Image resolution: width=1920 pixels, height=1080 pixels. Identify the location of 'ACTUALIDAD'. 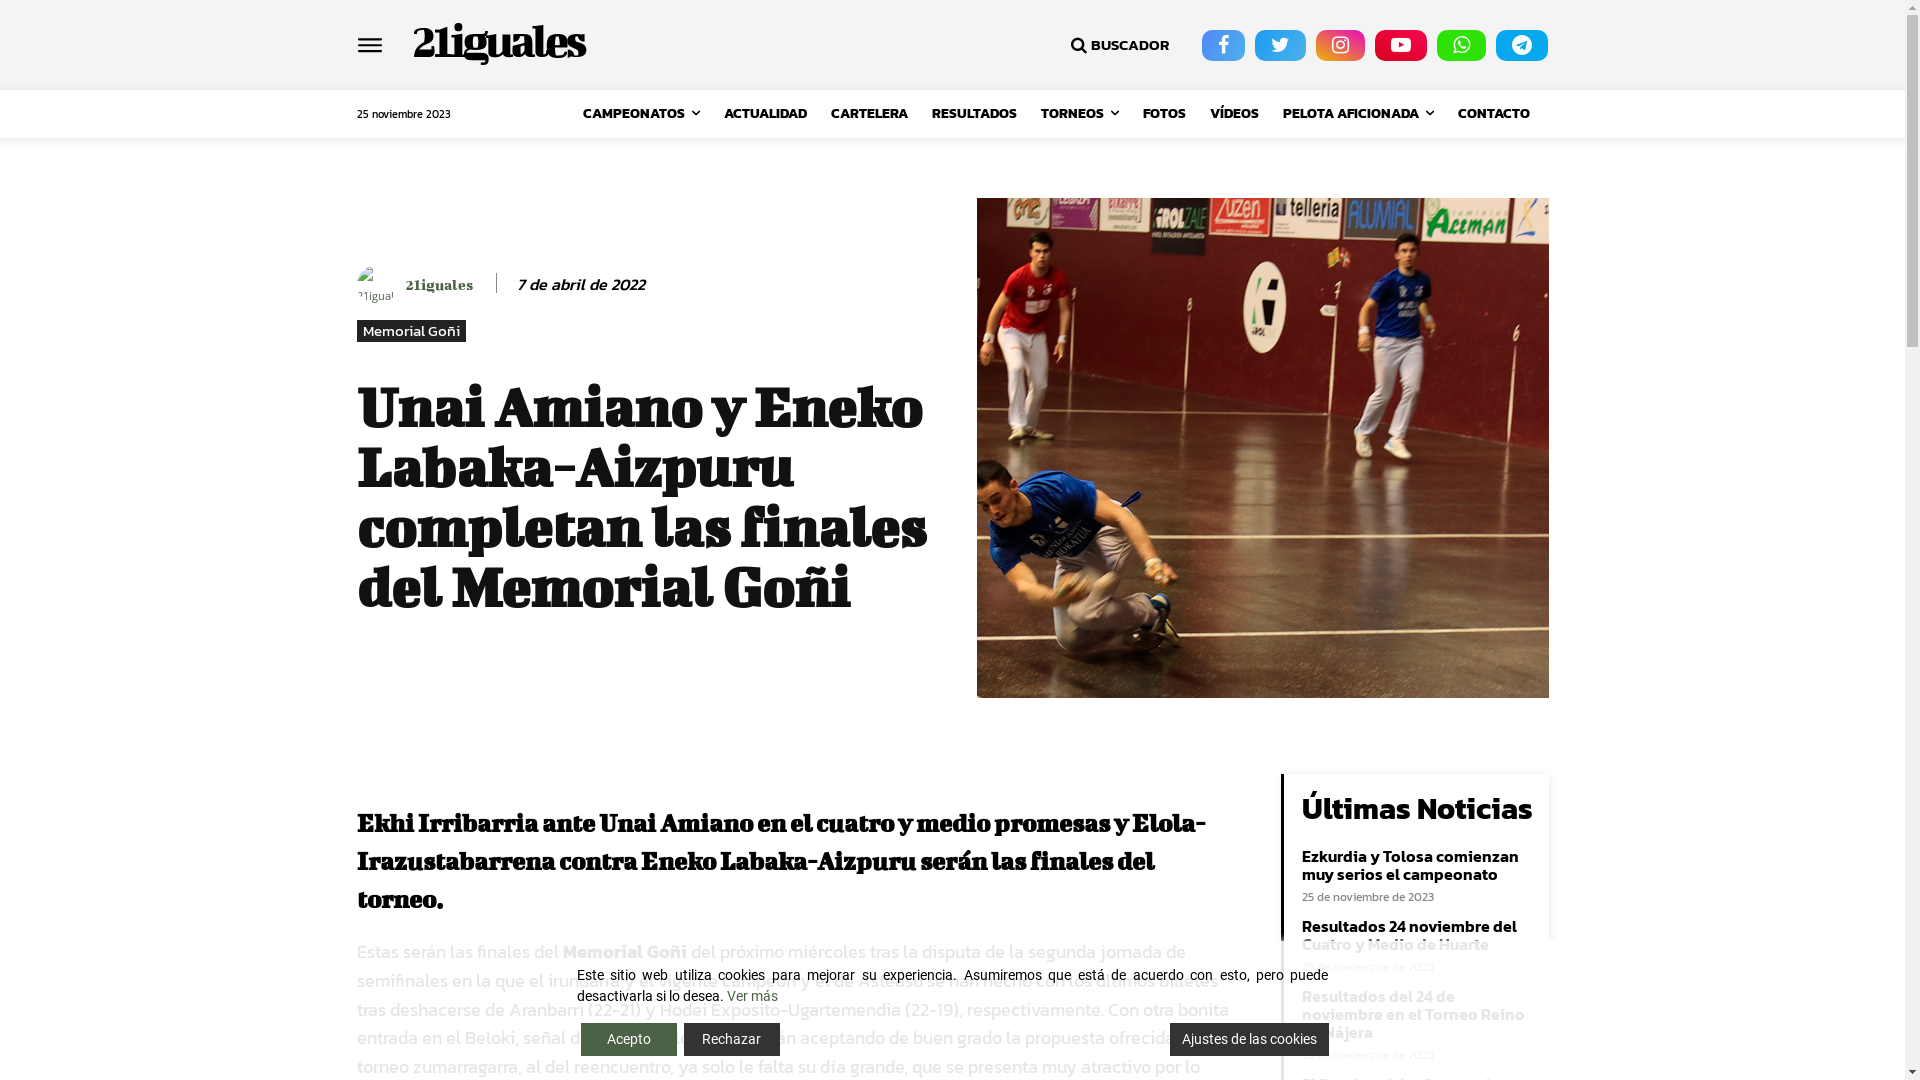
(764, 114).